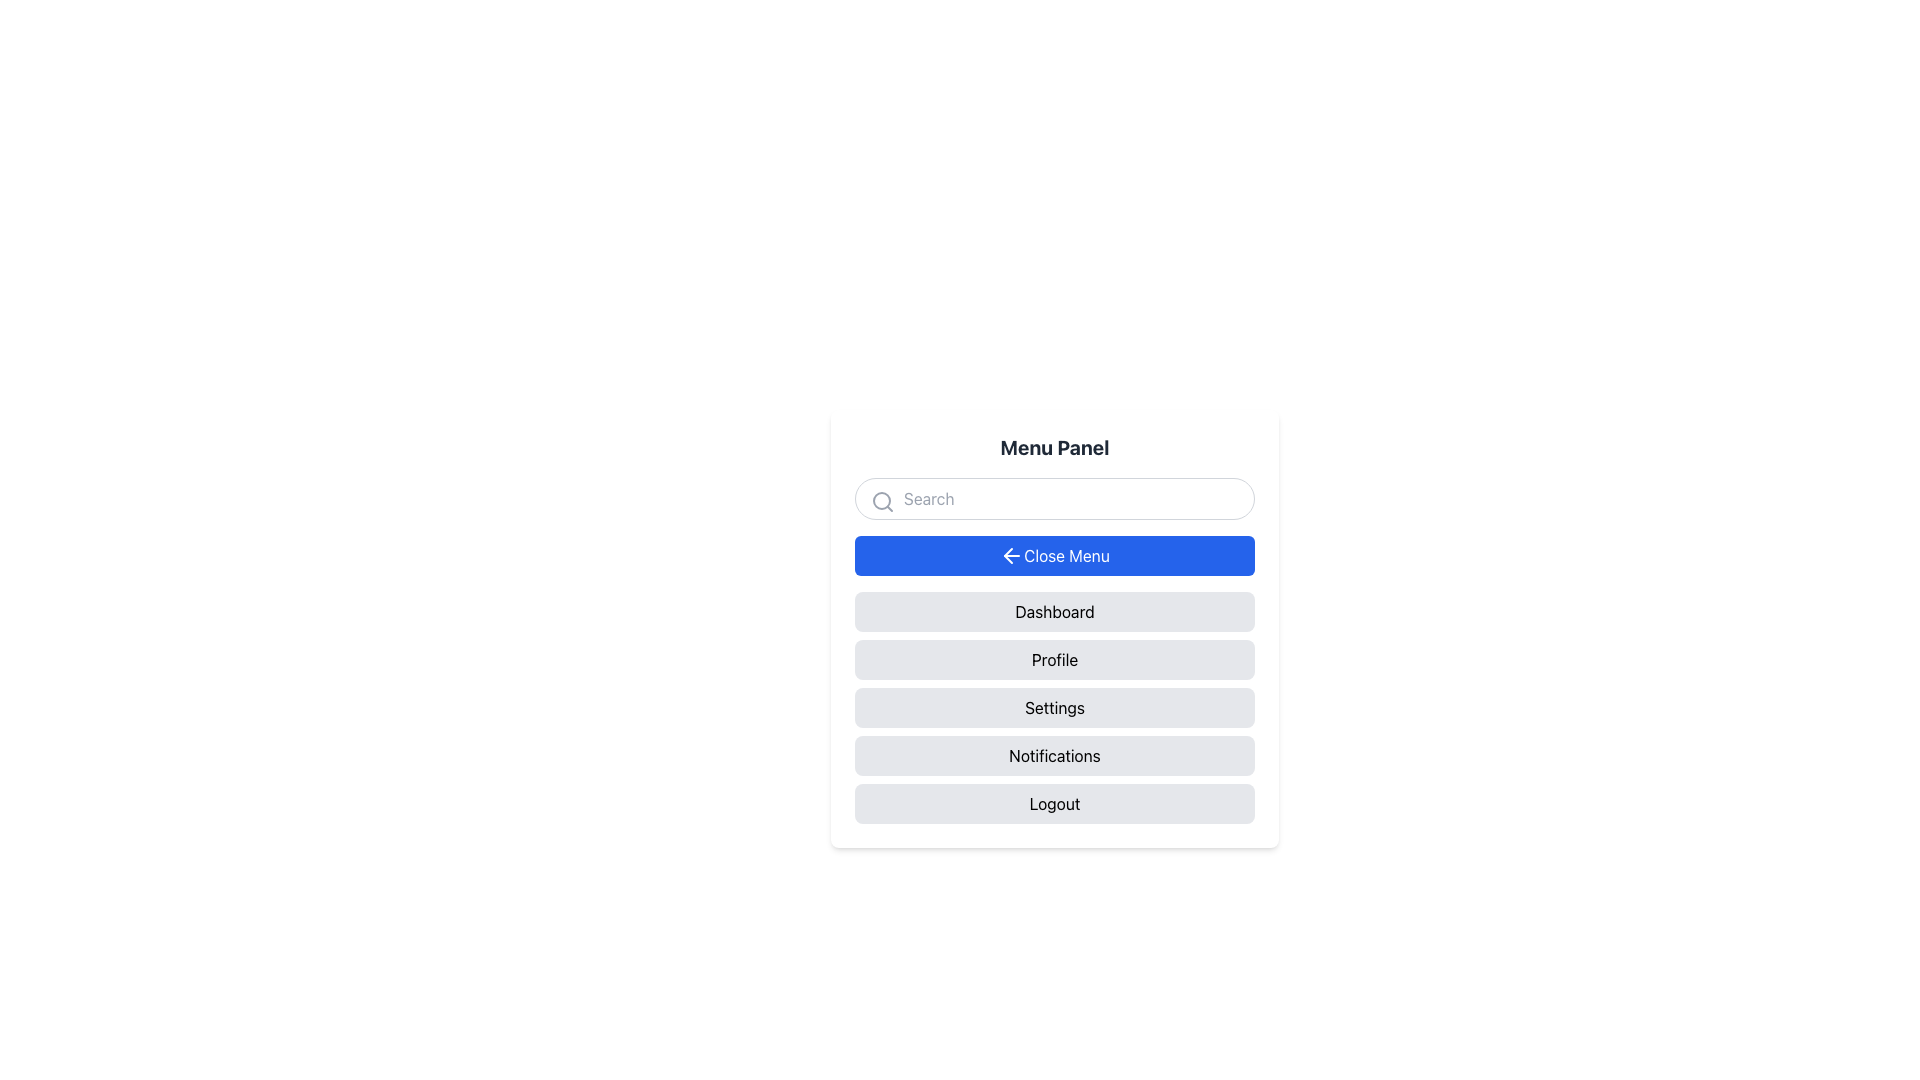 This screenshot has height=1080, width=1920. Describe the element at coordinates (1012, 555) in the screenshot. I see `the leftward-pointing arrow icon inside the blue button labeled 'Close Menu' in the menu panel` at that location.